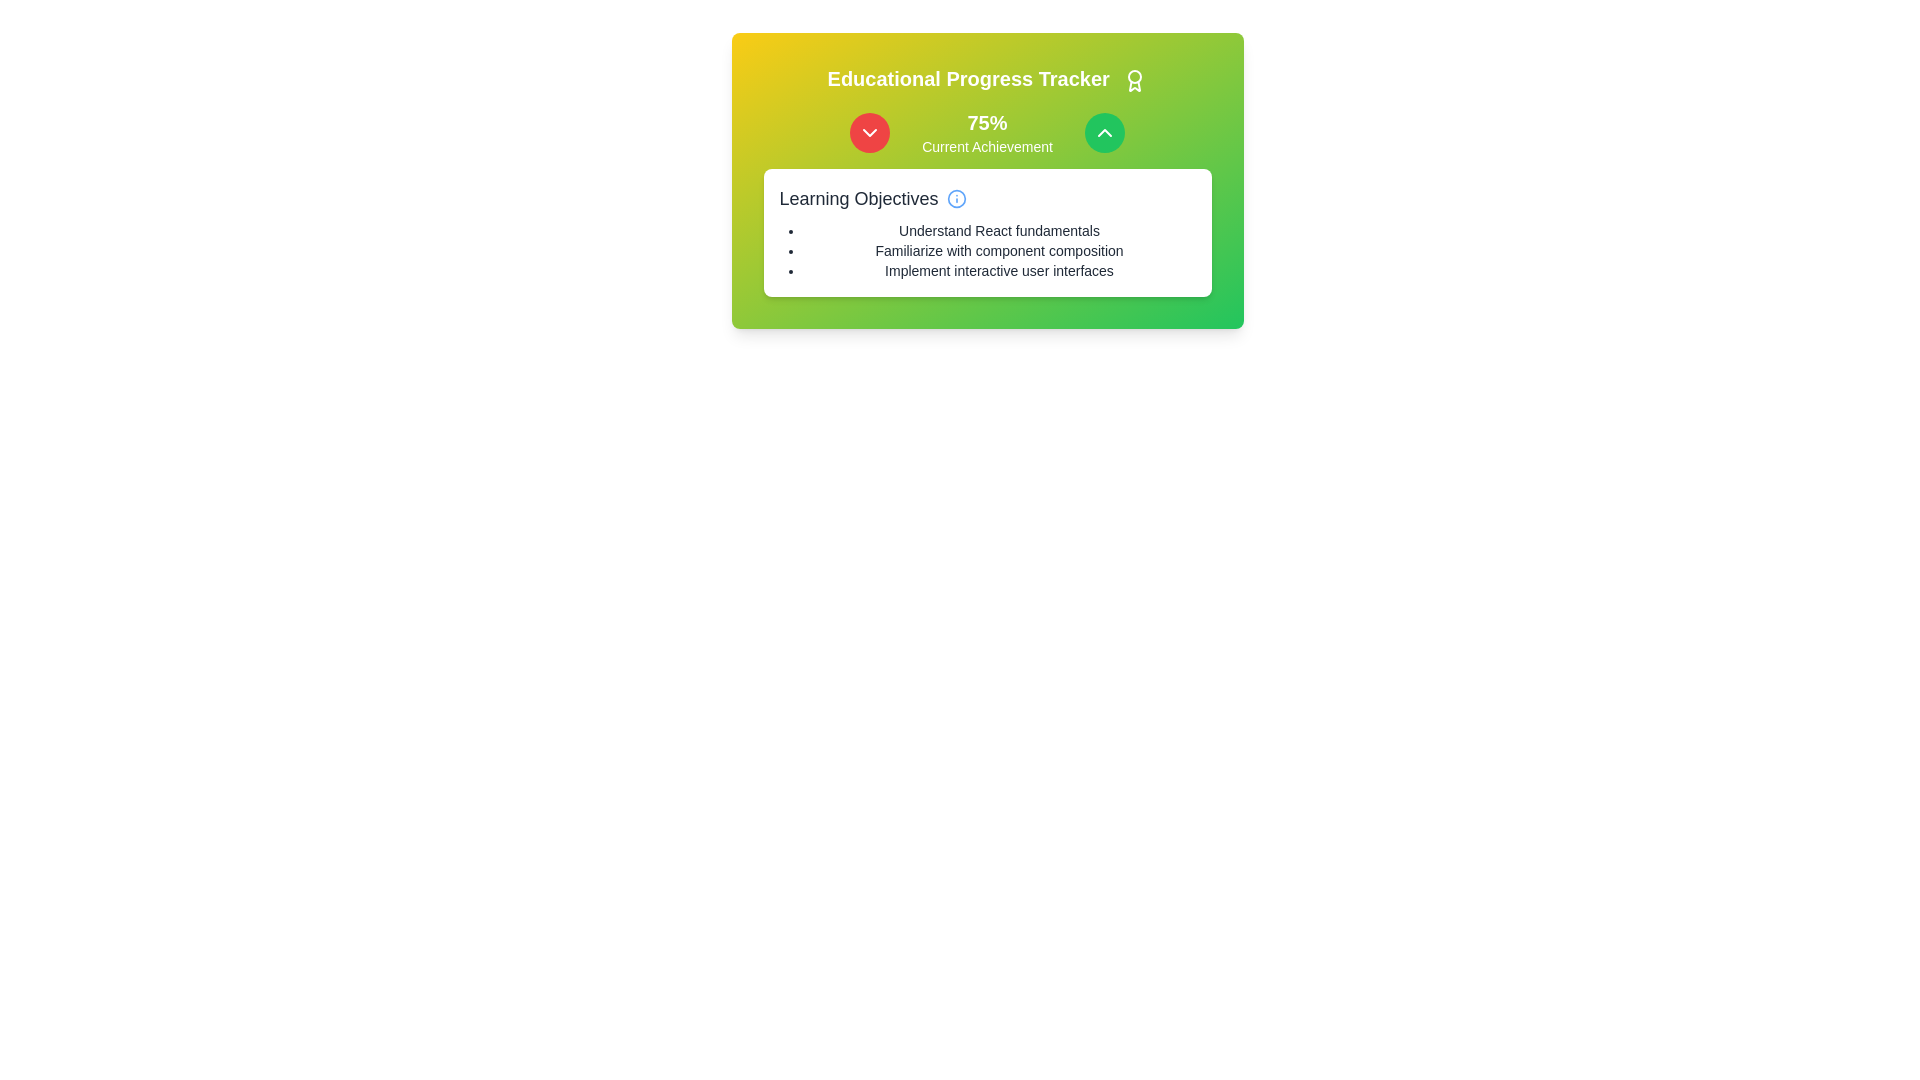  Describe the element at coordinates (869, 132) in the screenshot. I see `the red circular button with a white downward chevron icon located to the left of the '75% Current Achievement' text` at that location.